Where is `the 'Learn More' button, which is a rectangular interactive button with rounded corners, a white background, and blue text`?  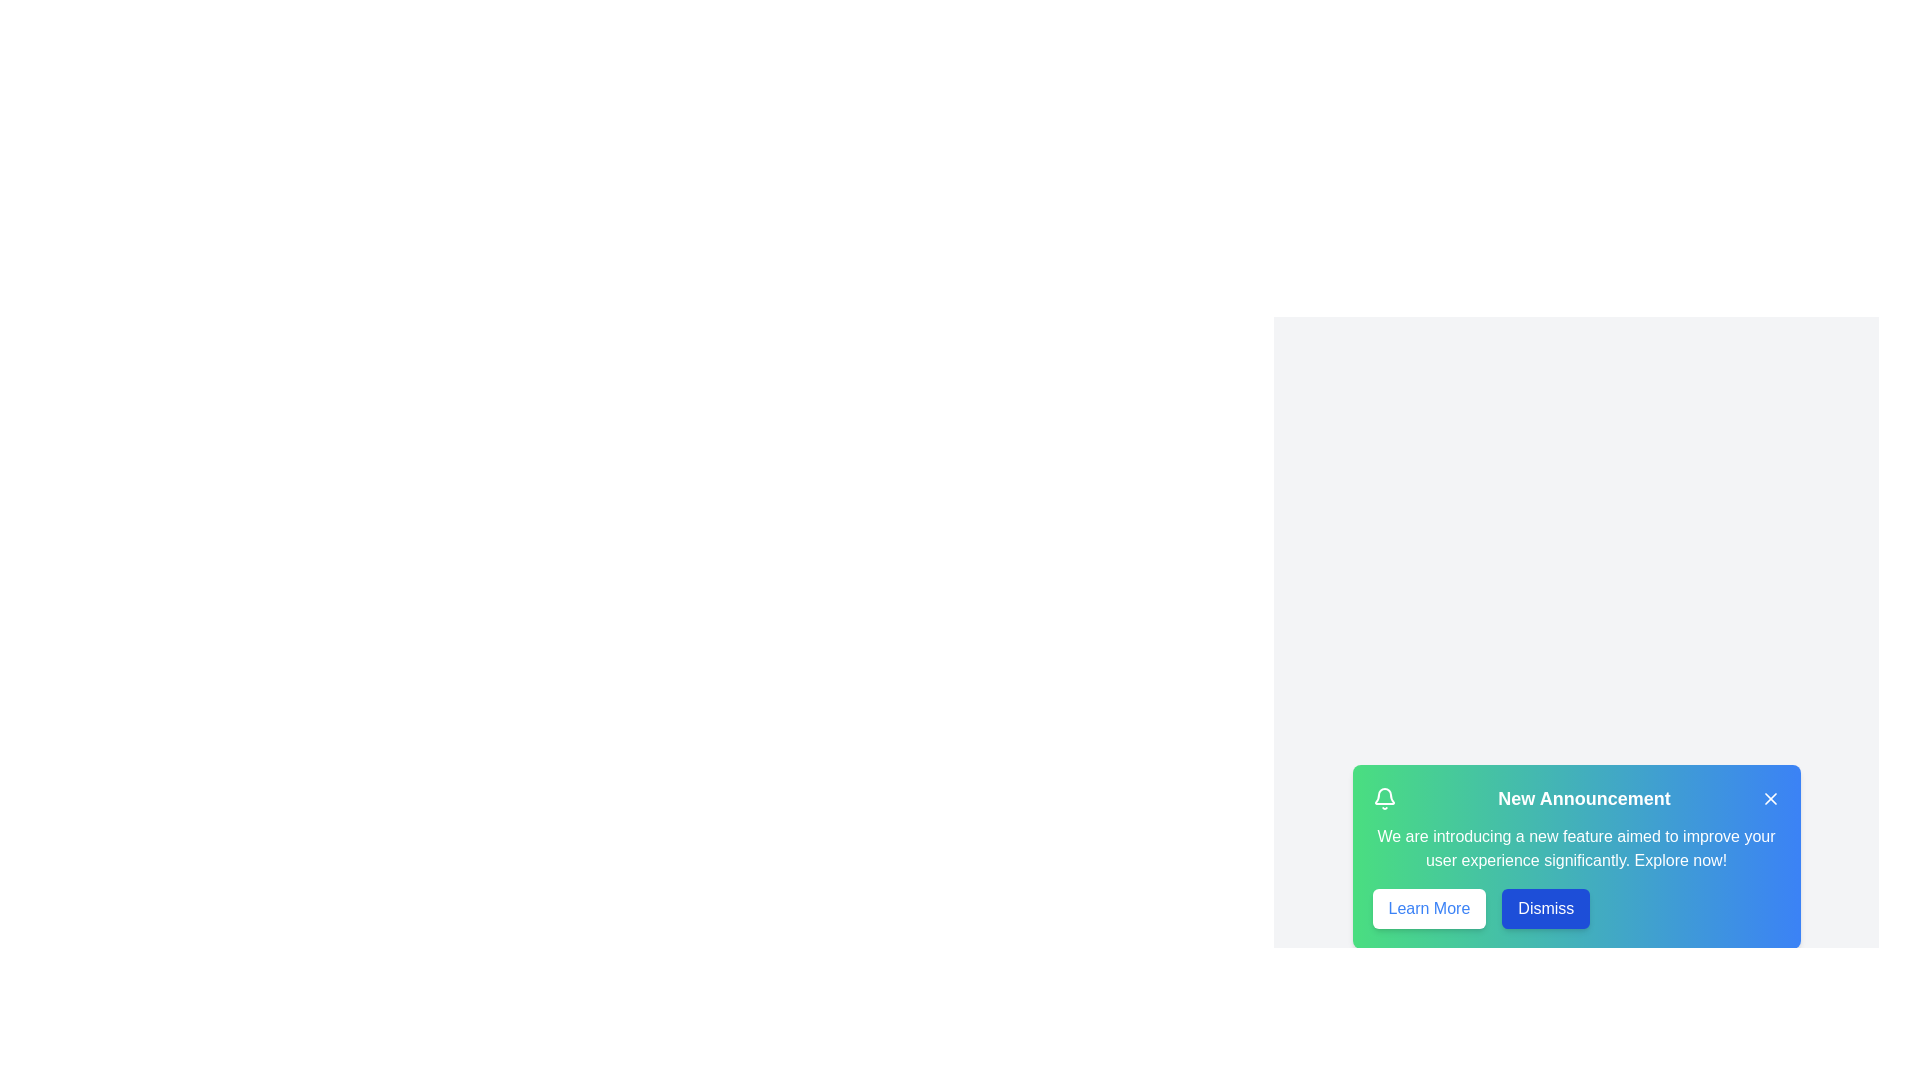
the 'Learn More' button, which is a rectangular interactive button with rounded corners, a white background, and blue text is located at coordinates (1428, 909).